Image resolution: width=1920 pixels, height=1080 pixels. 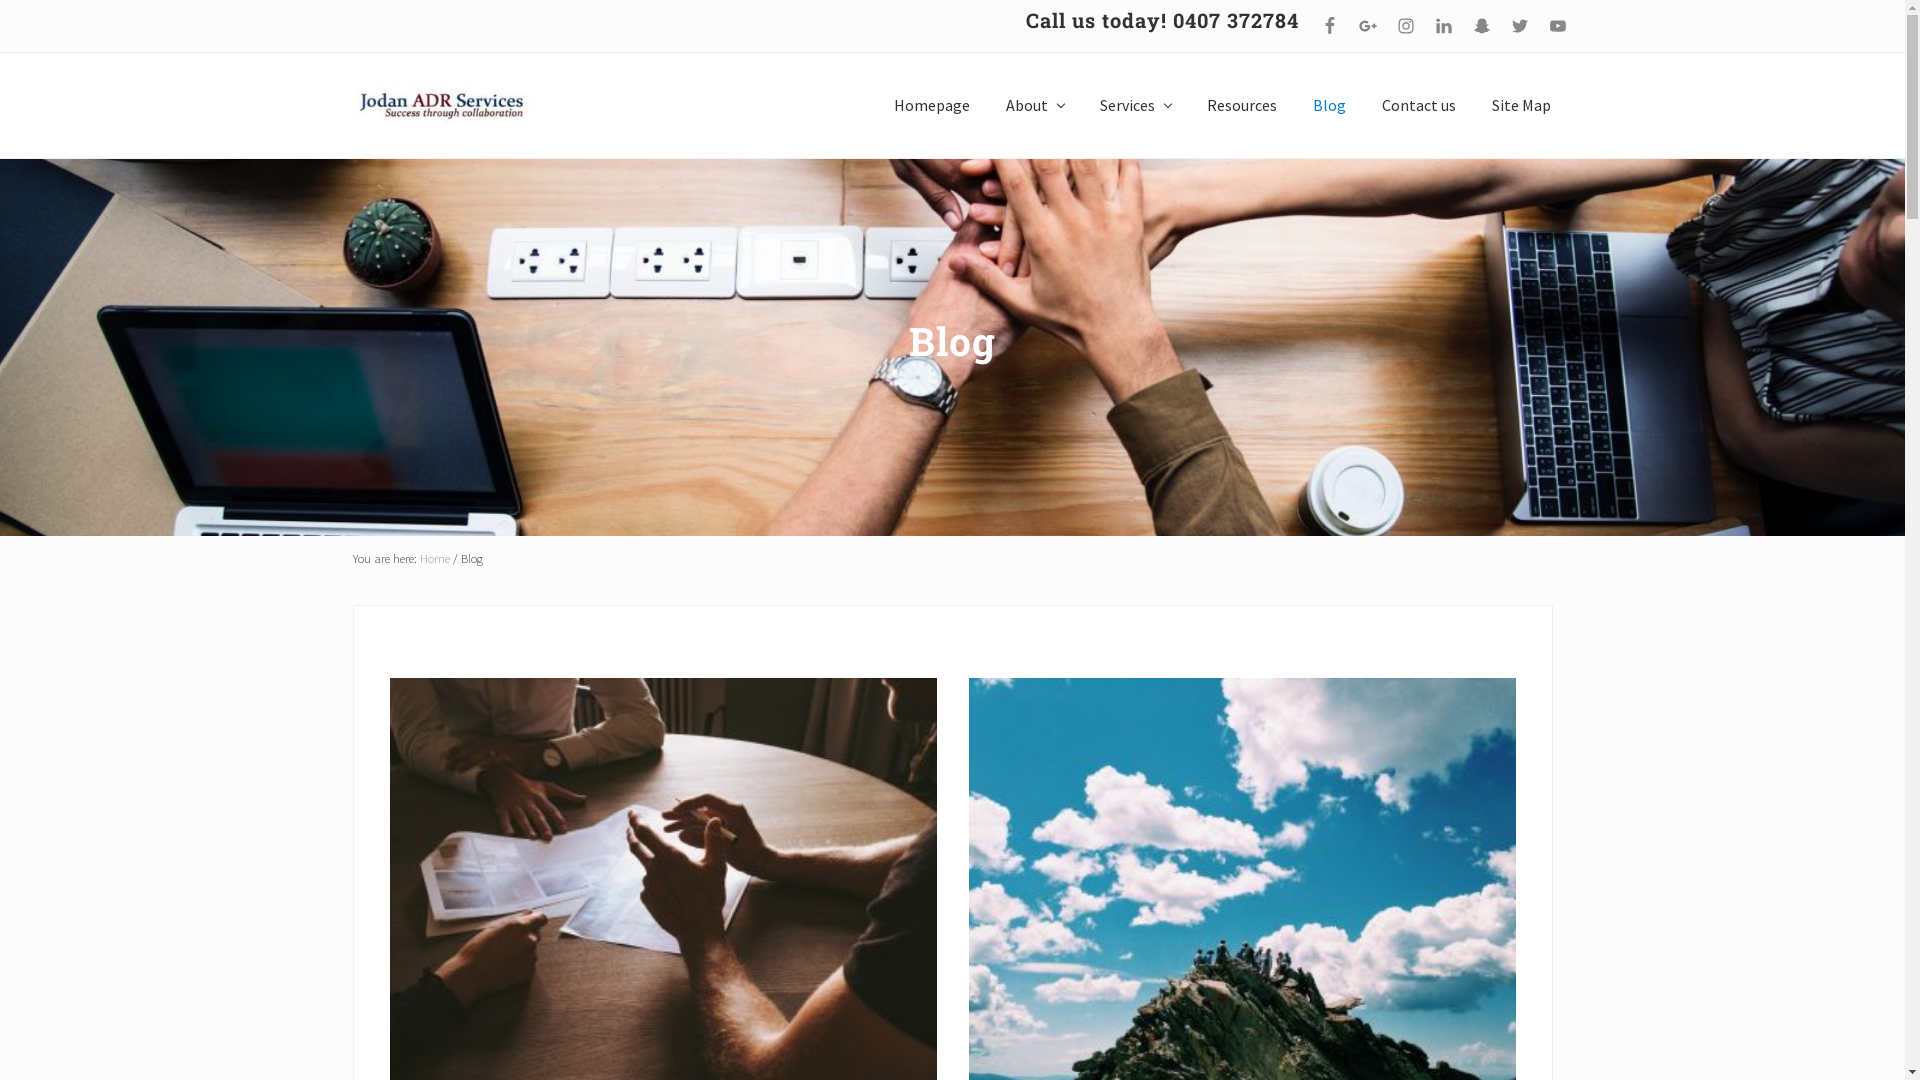 I want to click on 'Instagram', so click(x=1404, y=26).